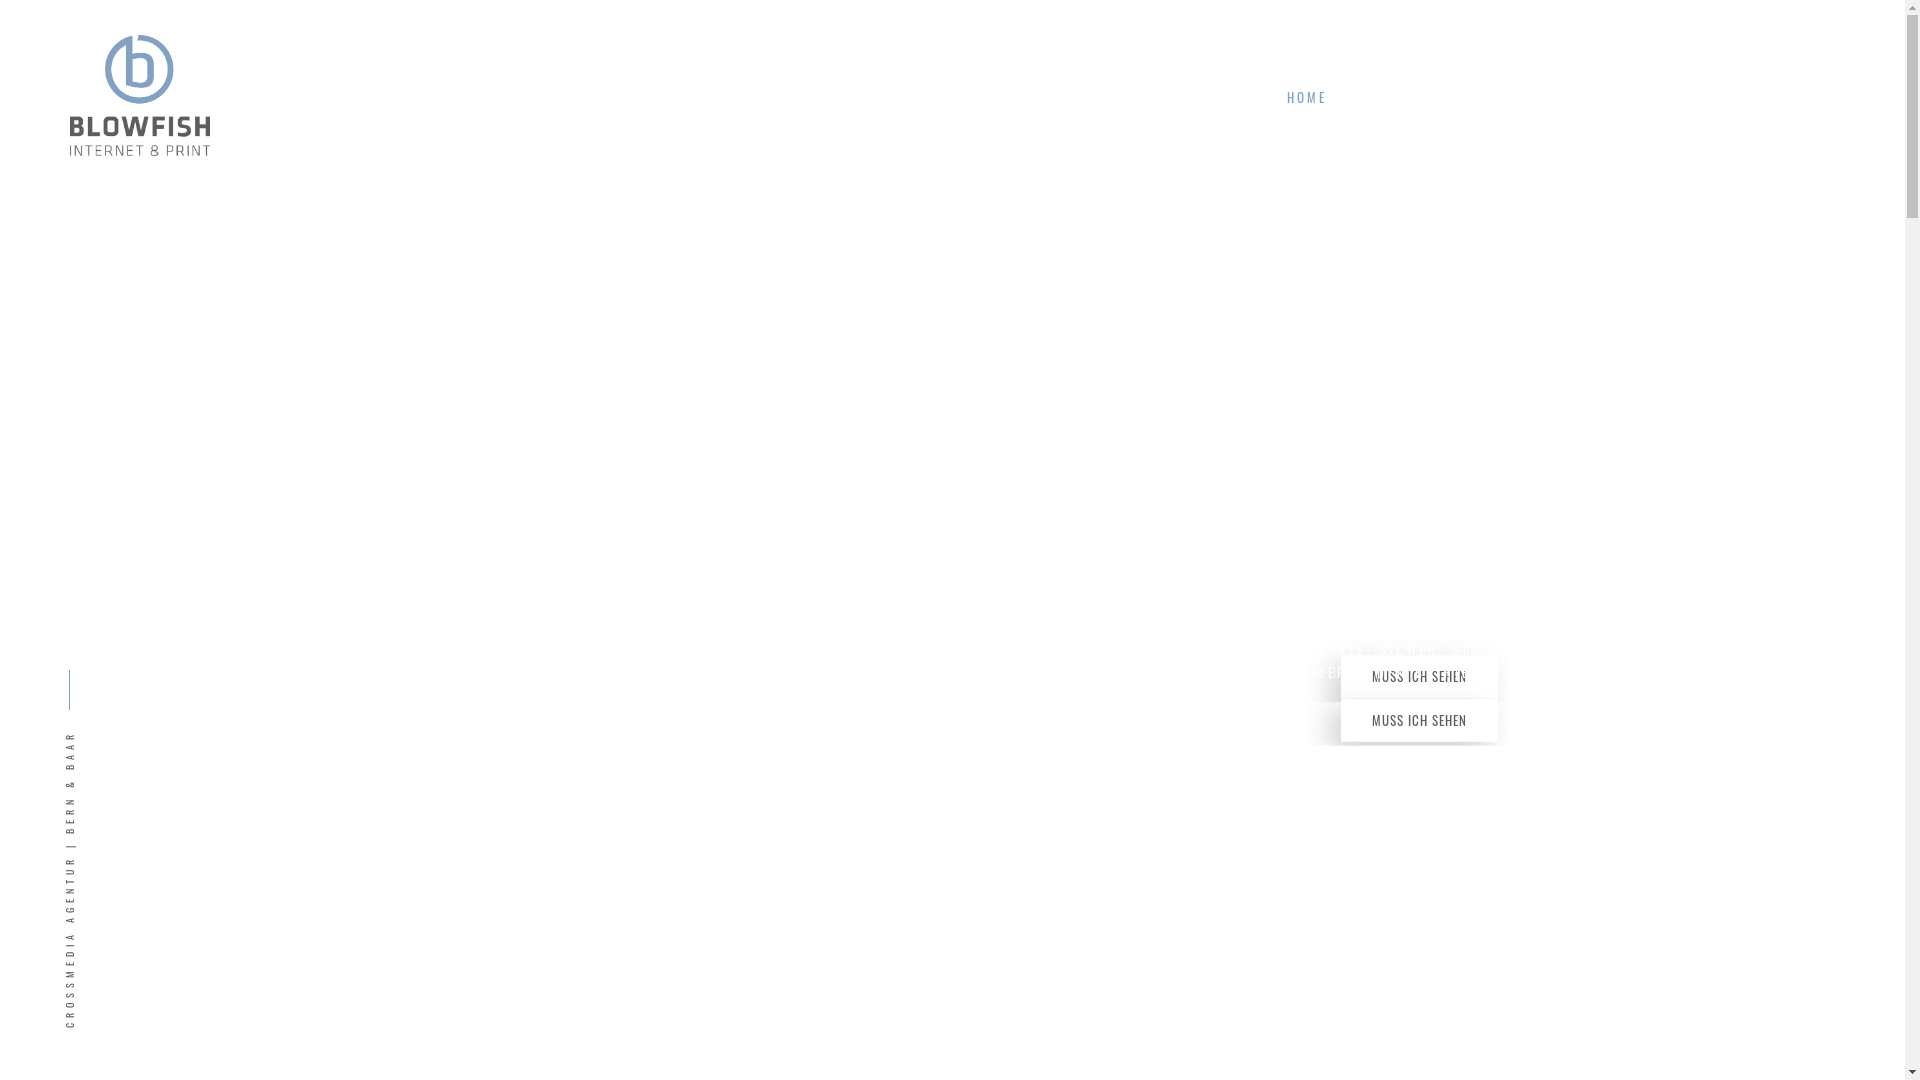  What do you see at coordinates (1490, 97) in the screenshot?
I see `'PROJEKTE'` at bounding box center [1490, 97].